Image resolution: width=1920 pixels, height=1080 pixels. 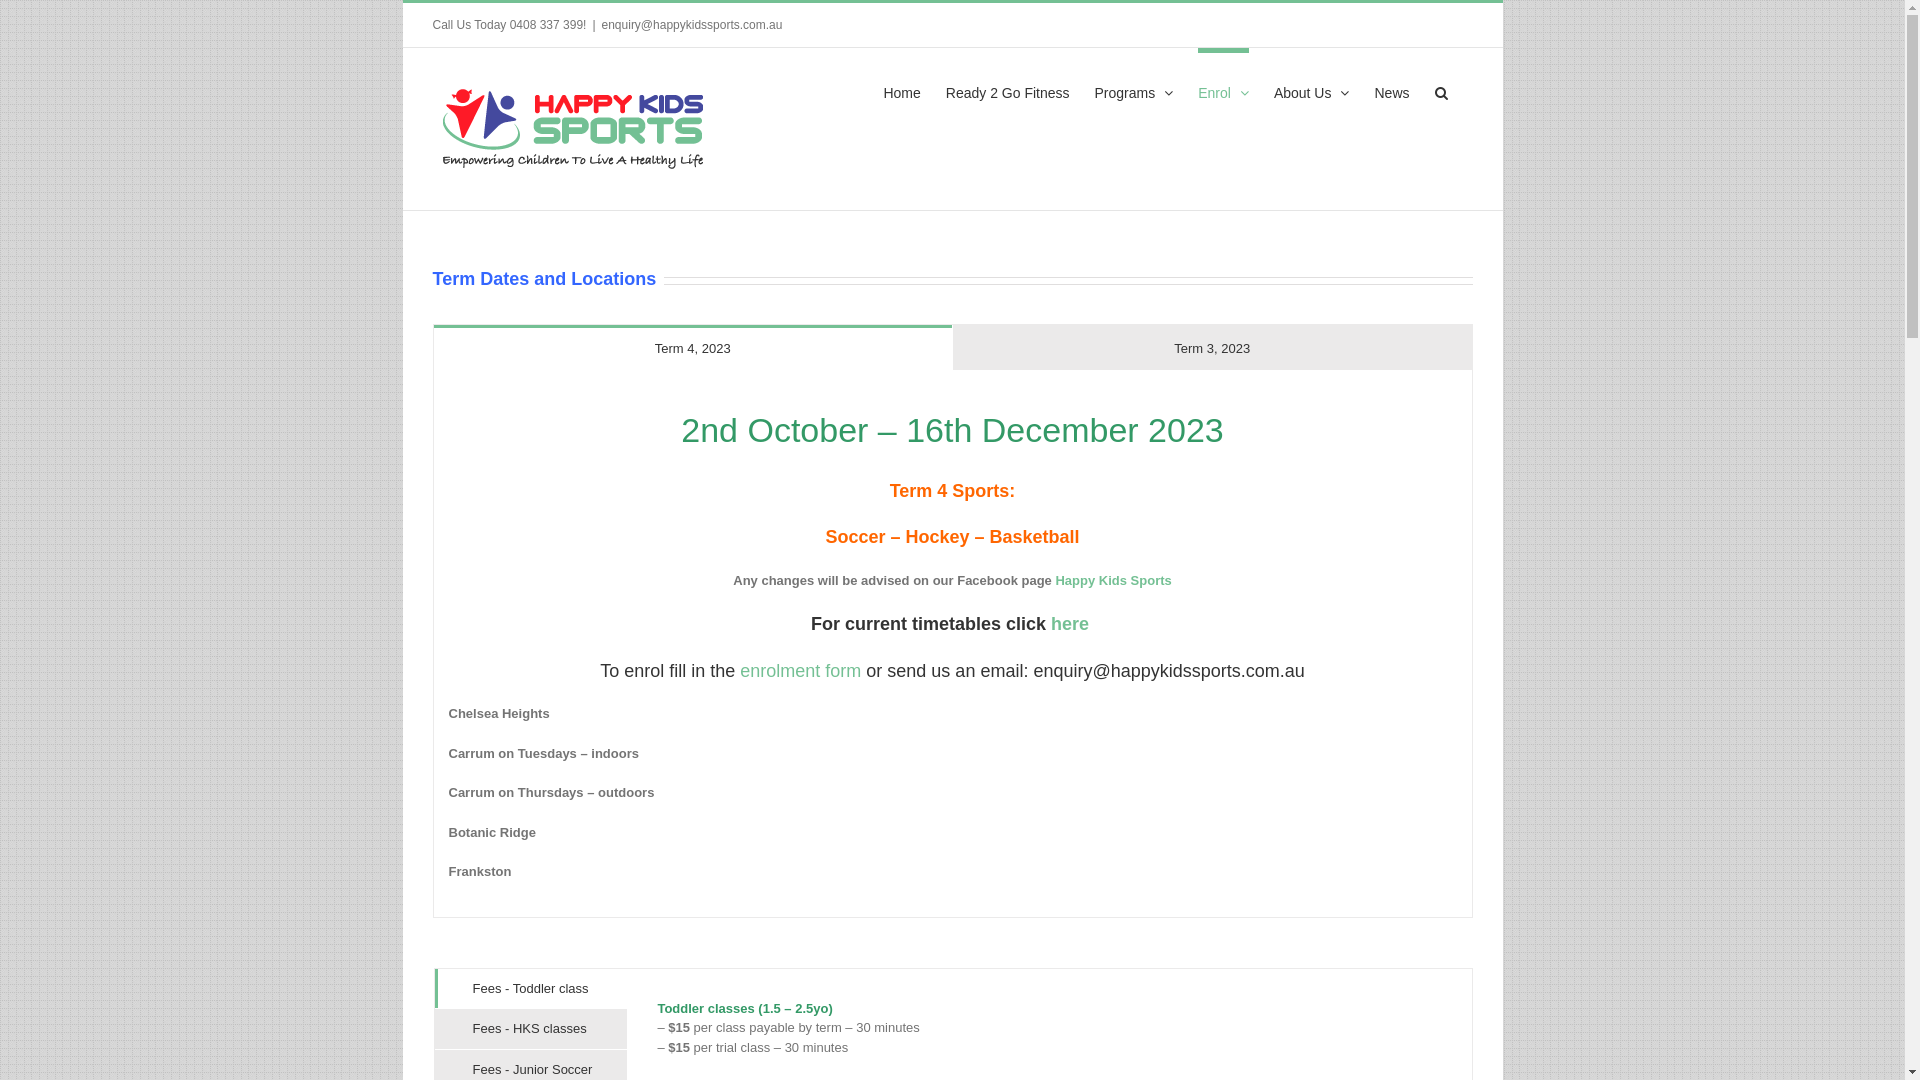 What do you see at coordinates (800, 671) in the screenshot?
I see `'enrolment form'` at bounding box center [800, 671].